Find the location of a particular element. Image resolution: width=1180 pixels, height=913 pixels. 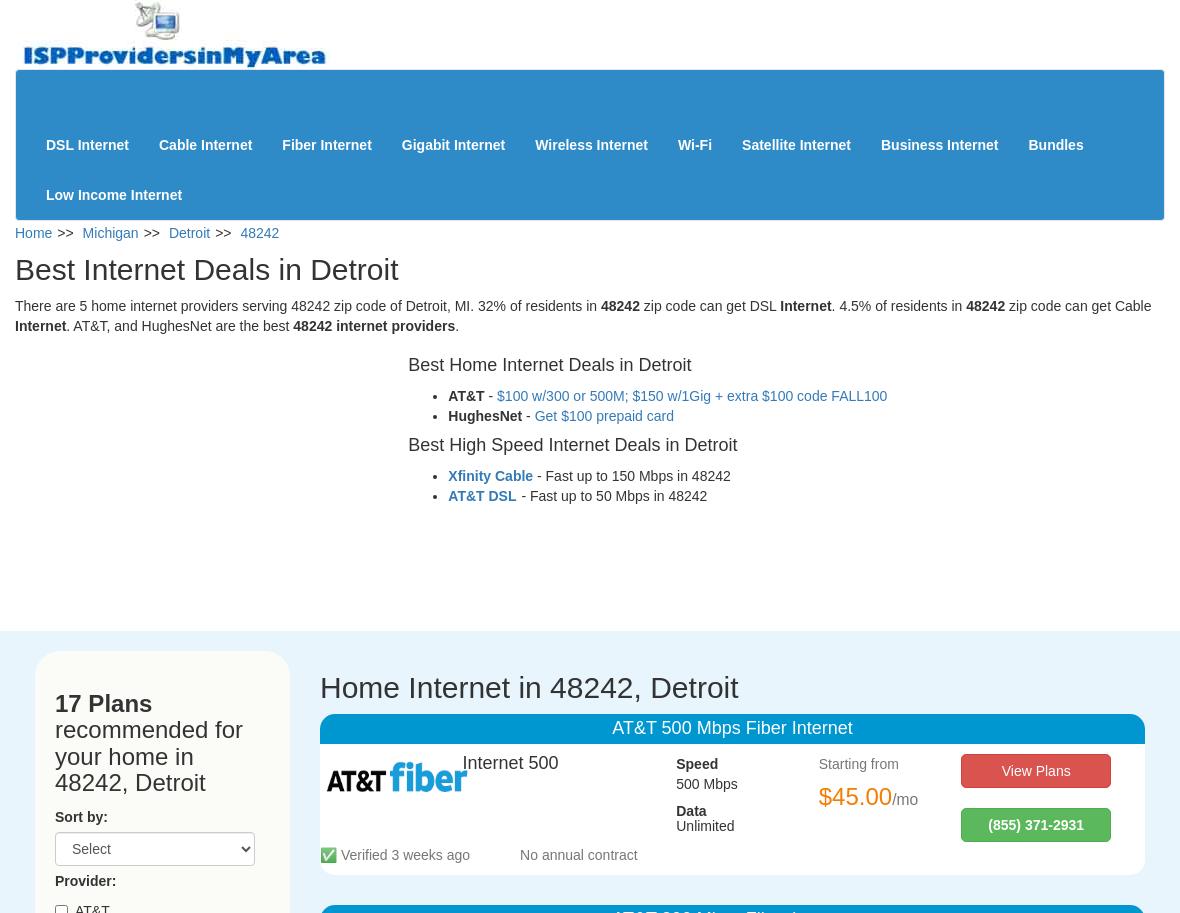

'Business Internet' is located at coordinates (938, 143).